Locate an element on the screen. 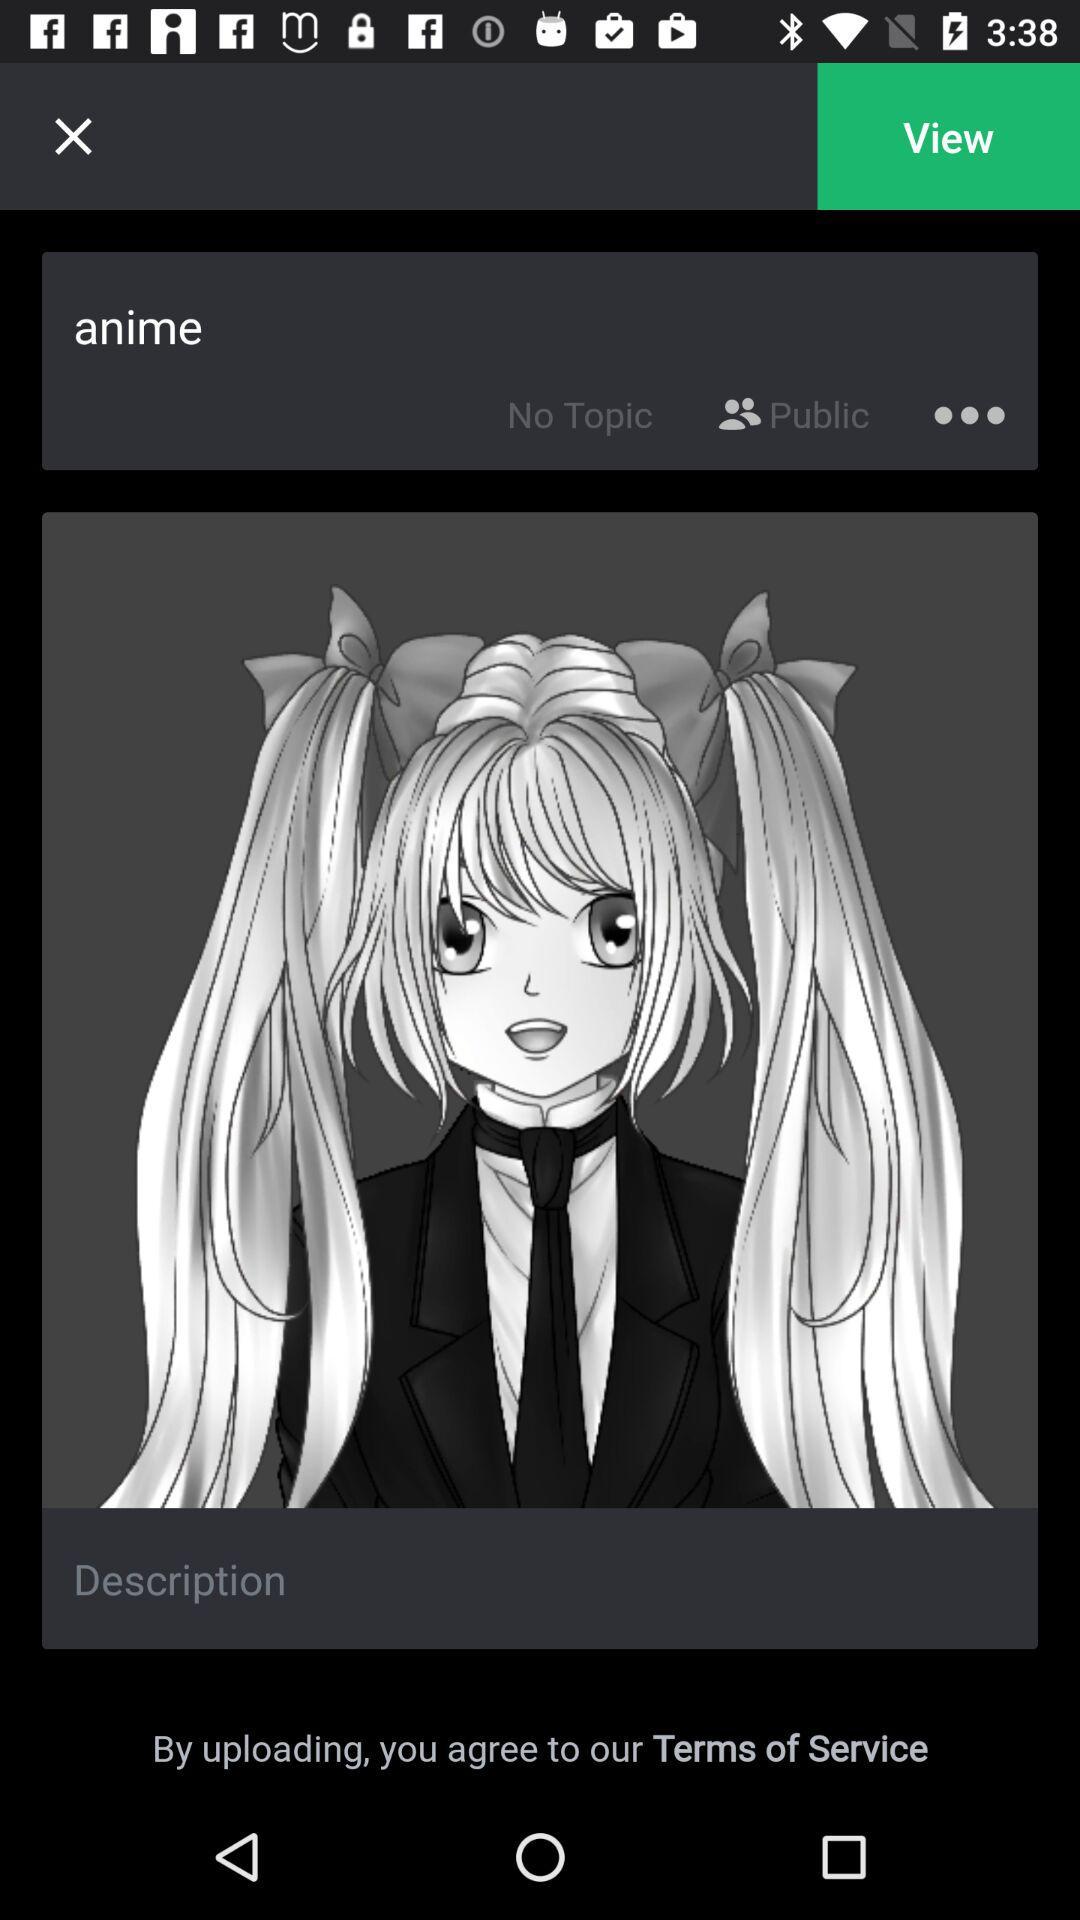 The image size is (1080, 1920). quit for menu is located at coordinates (72, 135).